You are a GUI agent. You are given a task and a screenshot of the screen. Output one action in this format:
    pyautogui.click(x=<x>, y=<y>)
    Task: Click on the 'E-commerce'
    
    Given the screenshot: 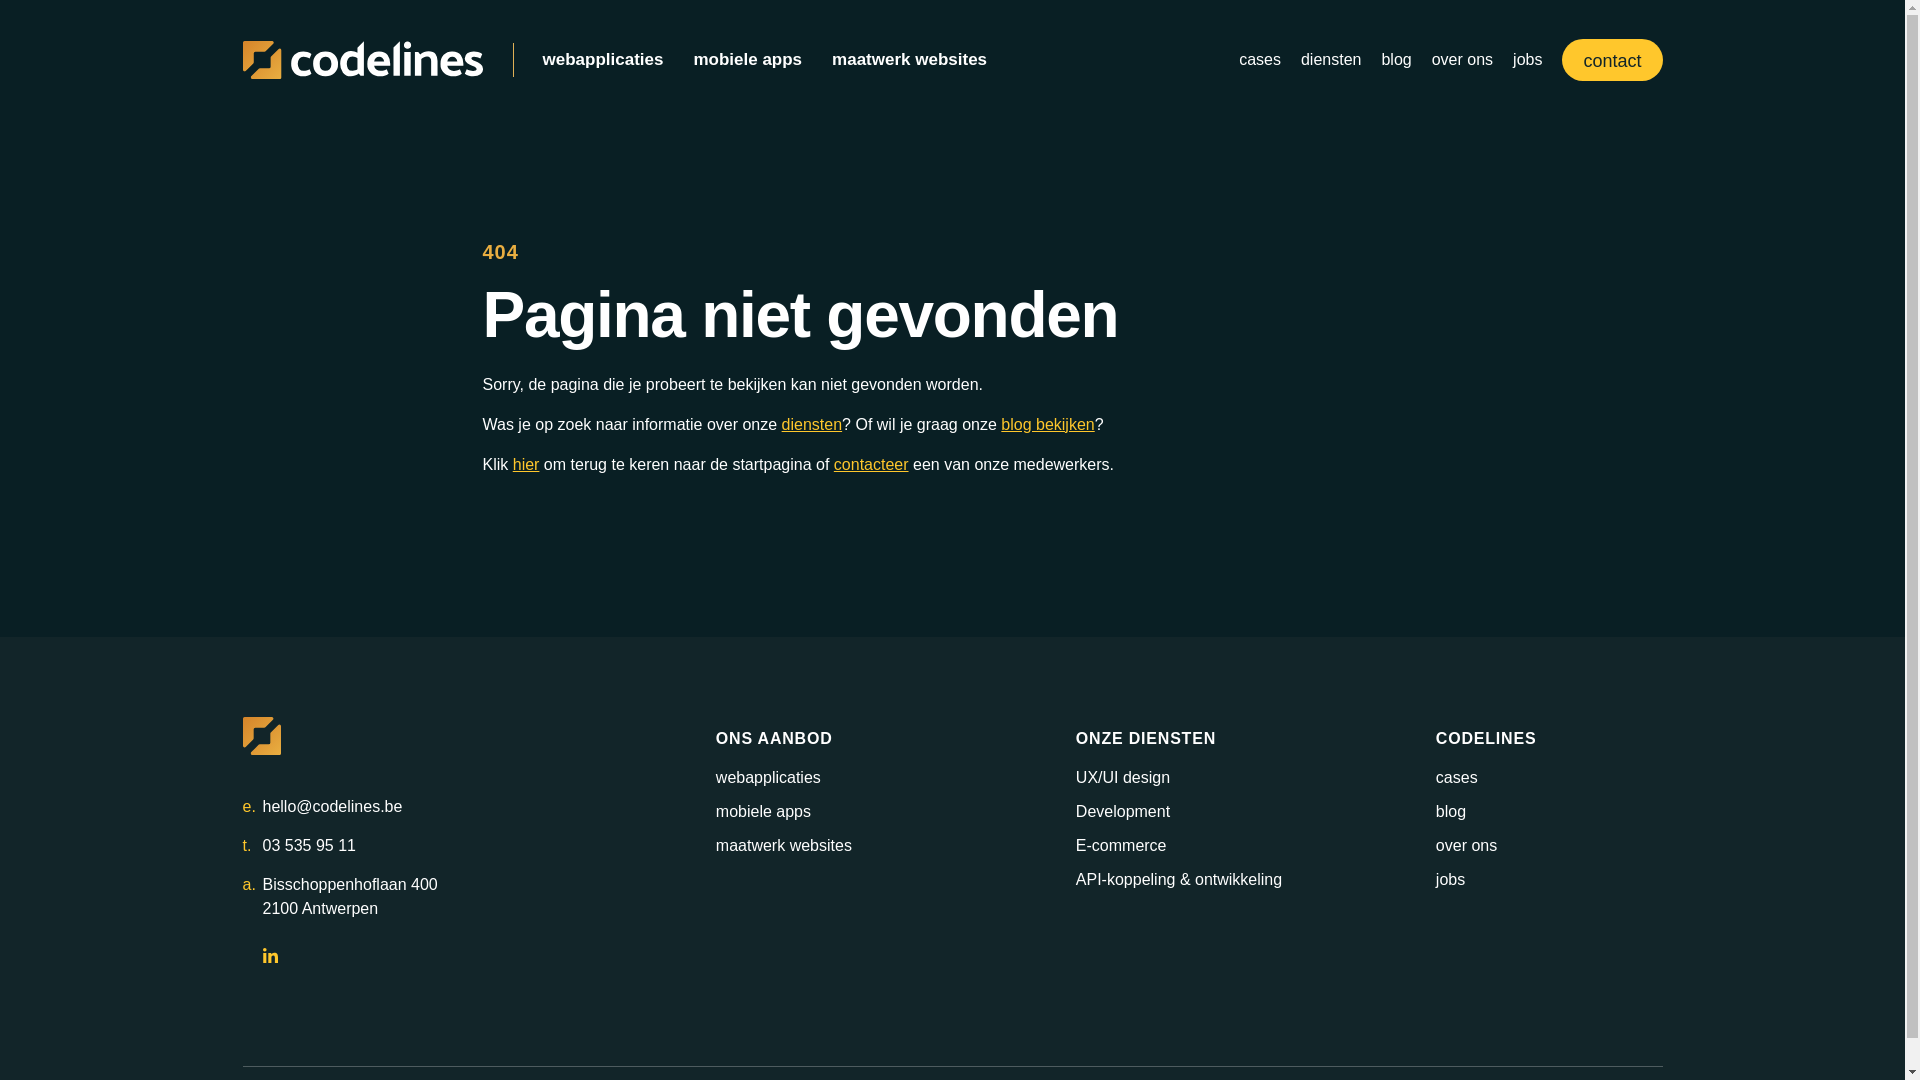 What is the action you would take?
    pyautogui.click(x=1121, y=845)
    